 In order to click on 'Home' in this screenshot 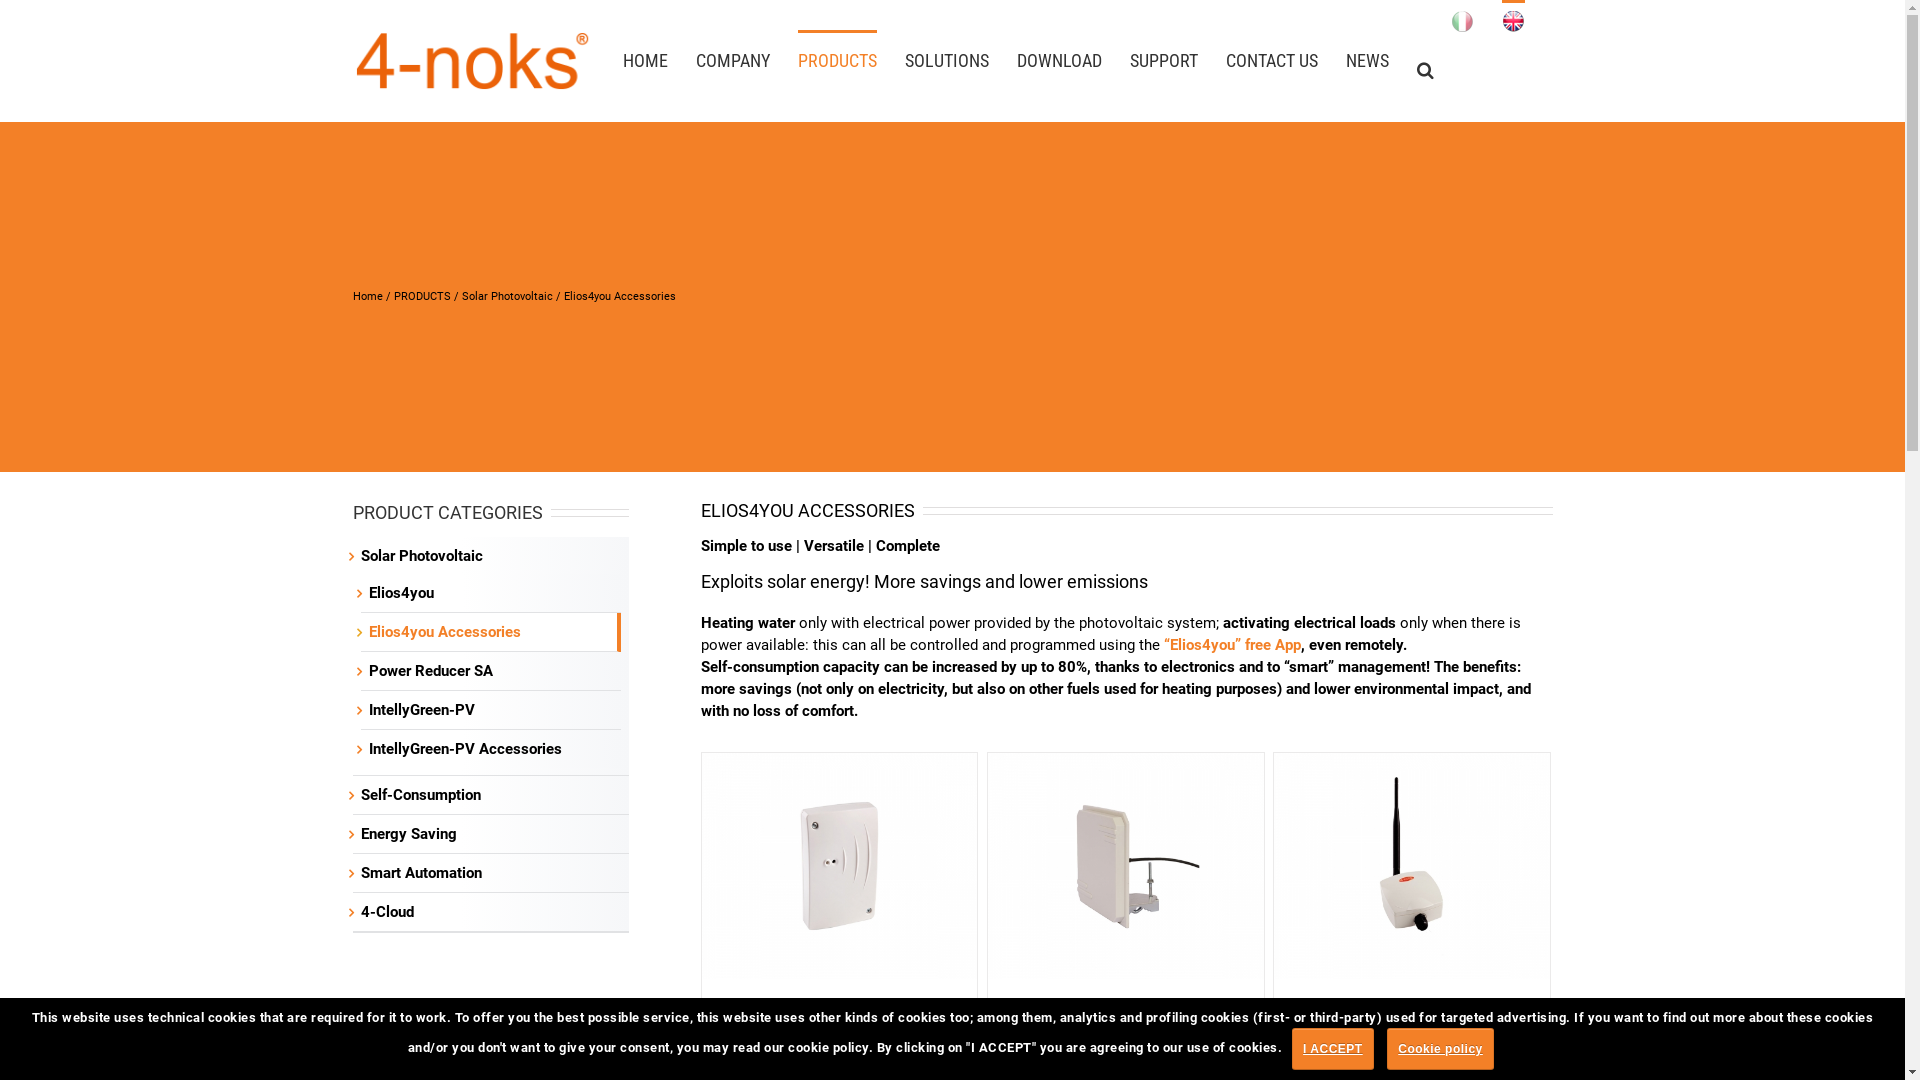, I will do `click(366, 296)`.